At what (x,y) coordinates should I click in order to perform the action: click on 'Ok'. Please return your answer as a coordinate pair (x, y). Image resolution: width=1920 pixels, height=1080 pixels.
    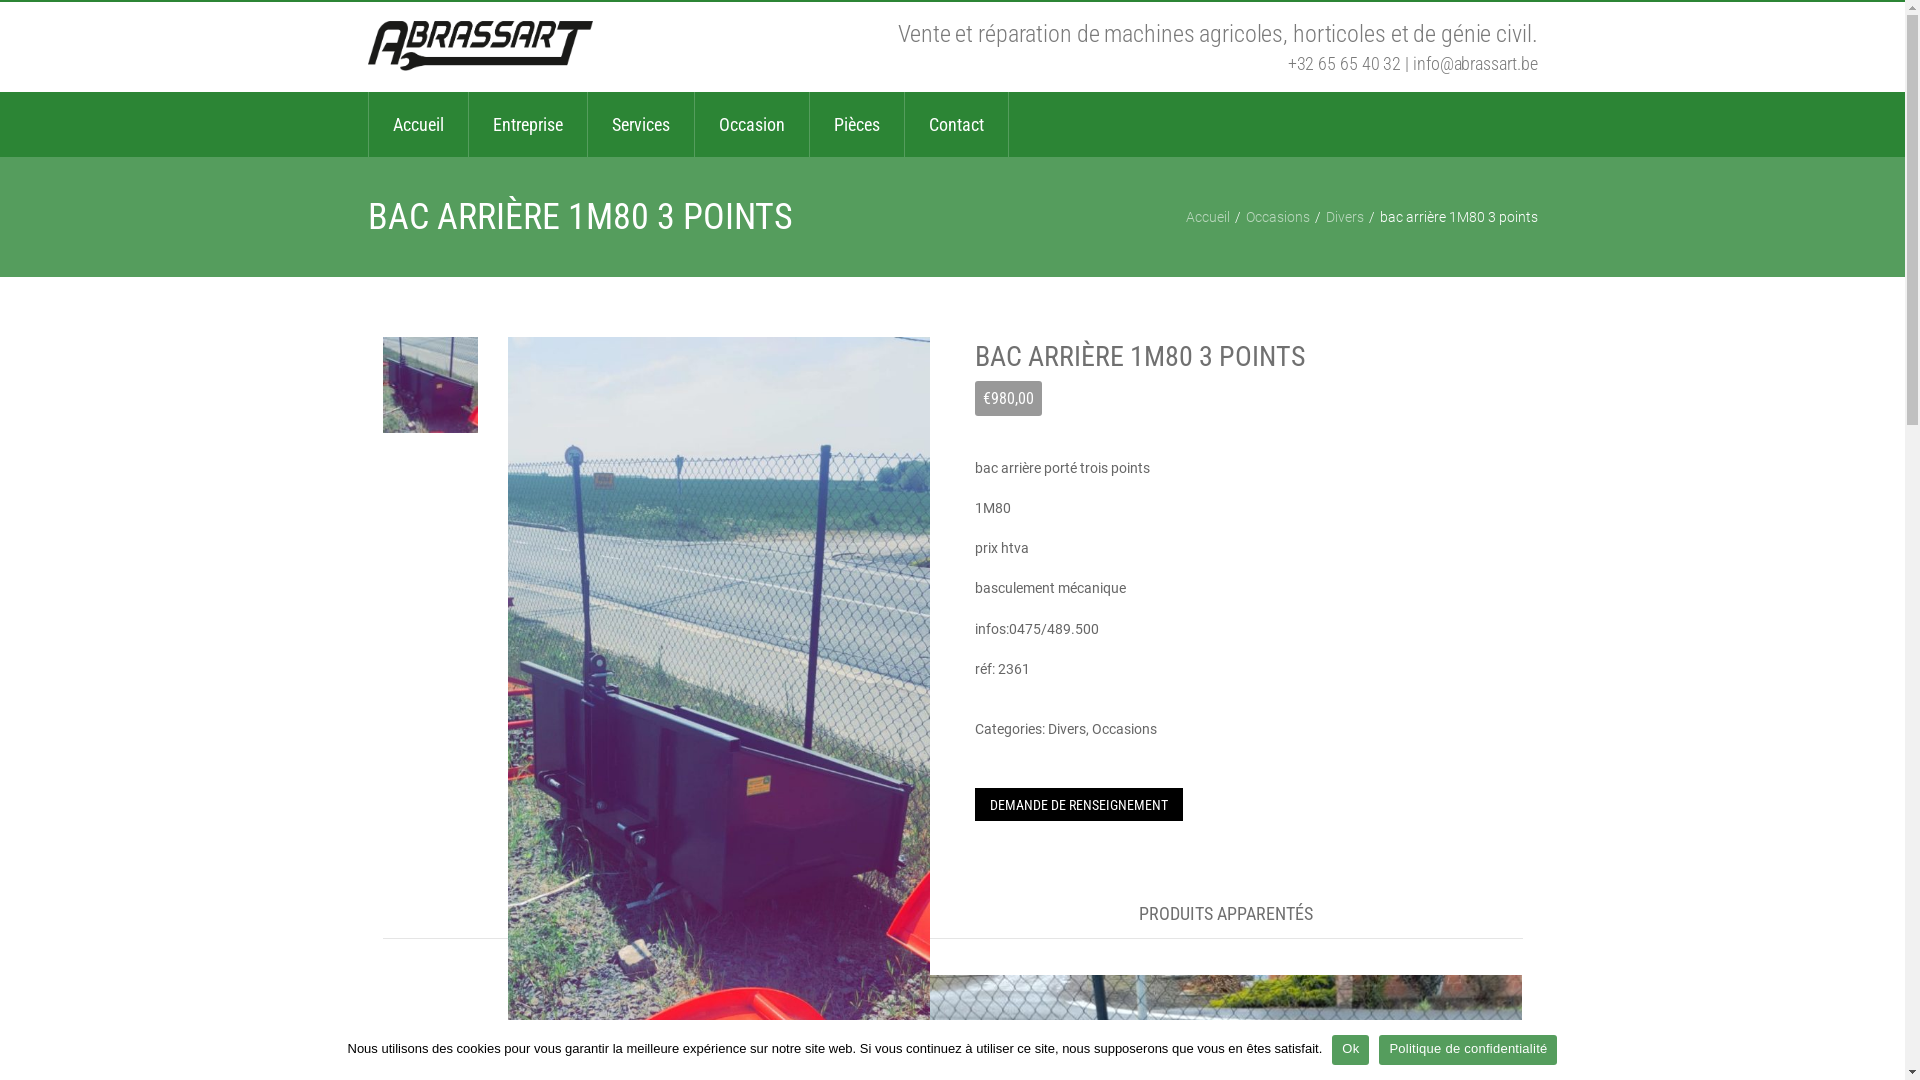
    Looking at the image, I should click on (1350, 1048).